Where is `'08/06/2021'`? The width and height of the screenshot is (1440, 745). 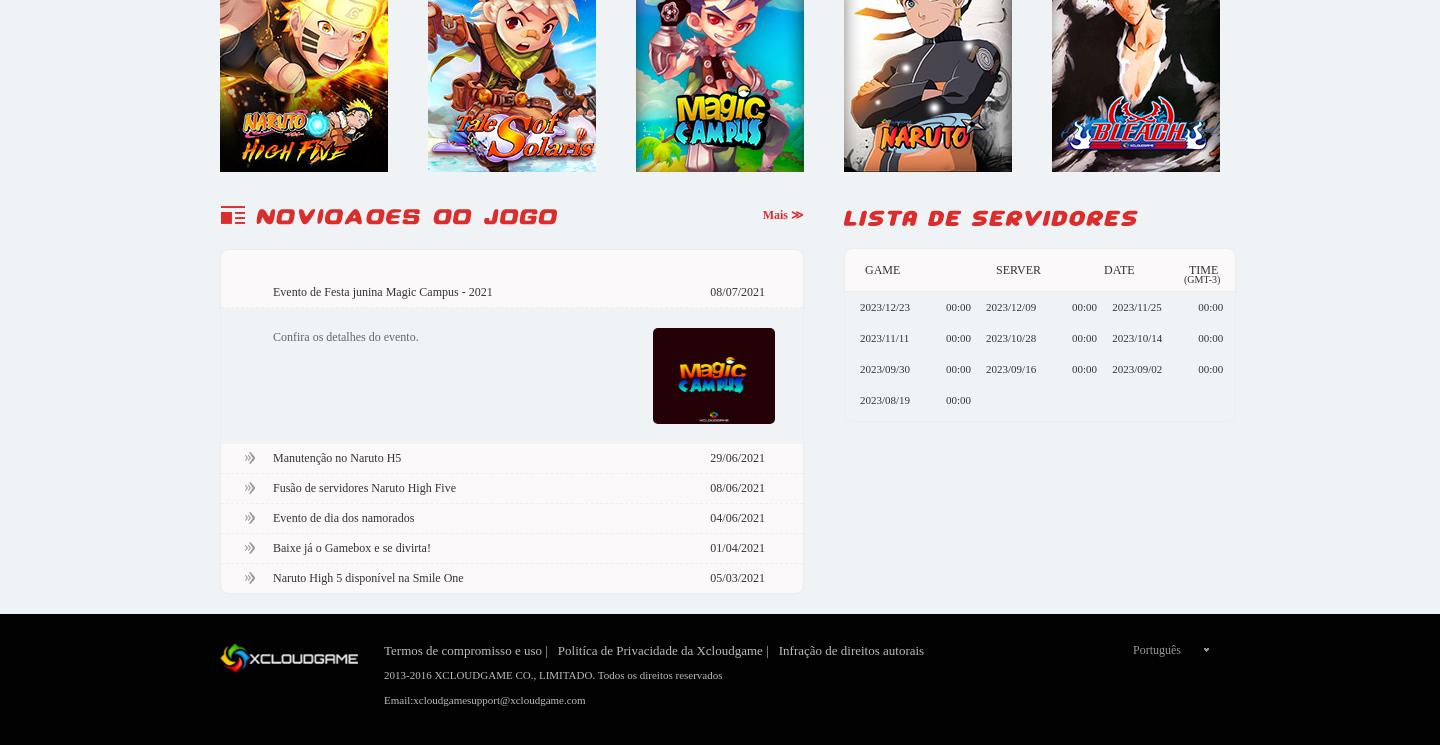 '08/06/2021' is located at coordinates (736, 487).